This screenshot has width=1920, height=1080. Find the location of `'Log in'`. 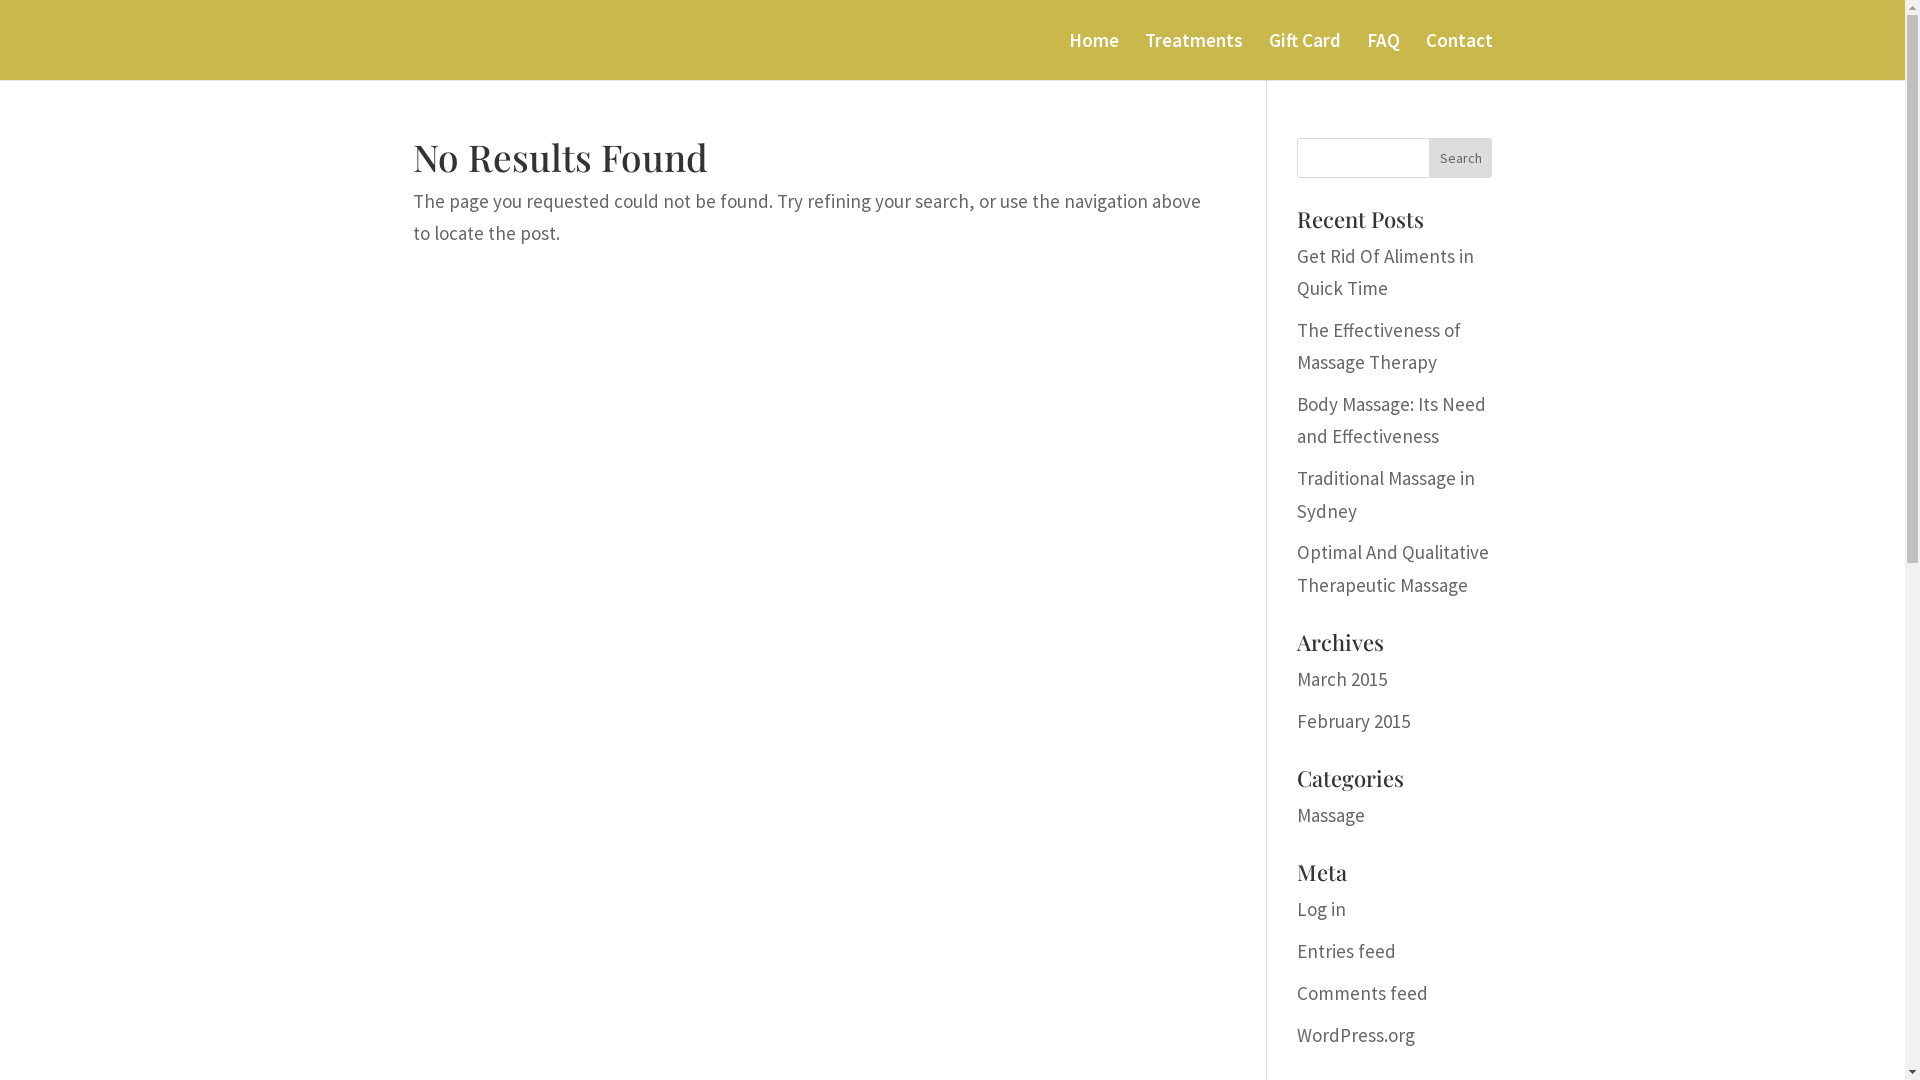

'Log in' is located at coordinates (1296, 909).